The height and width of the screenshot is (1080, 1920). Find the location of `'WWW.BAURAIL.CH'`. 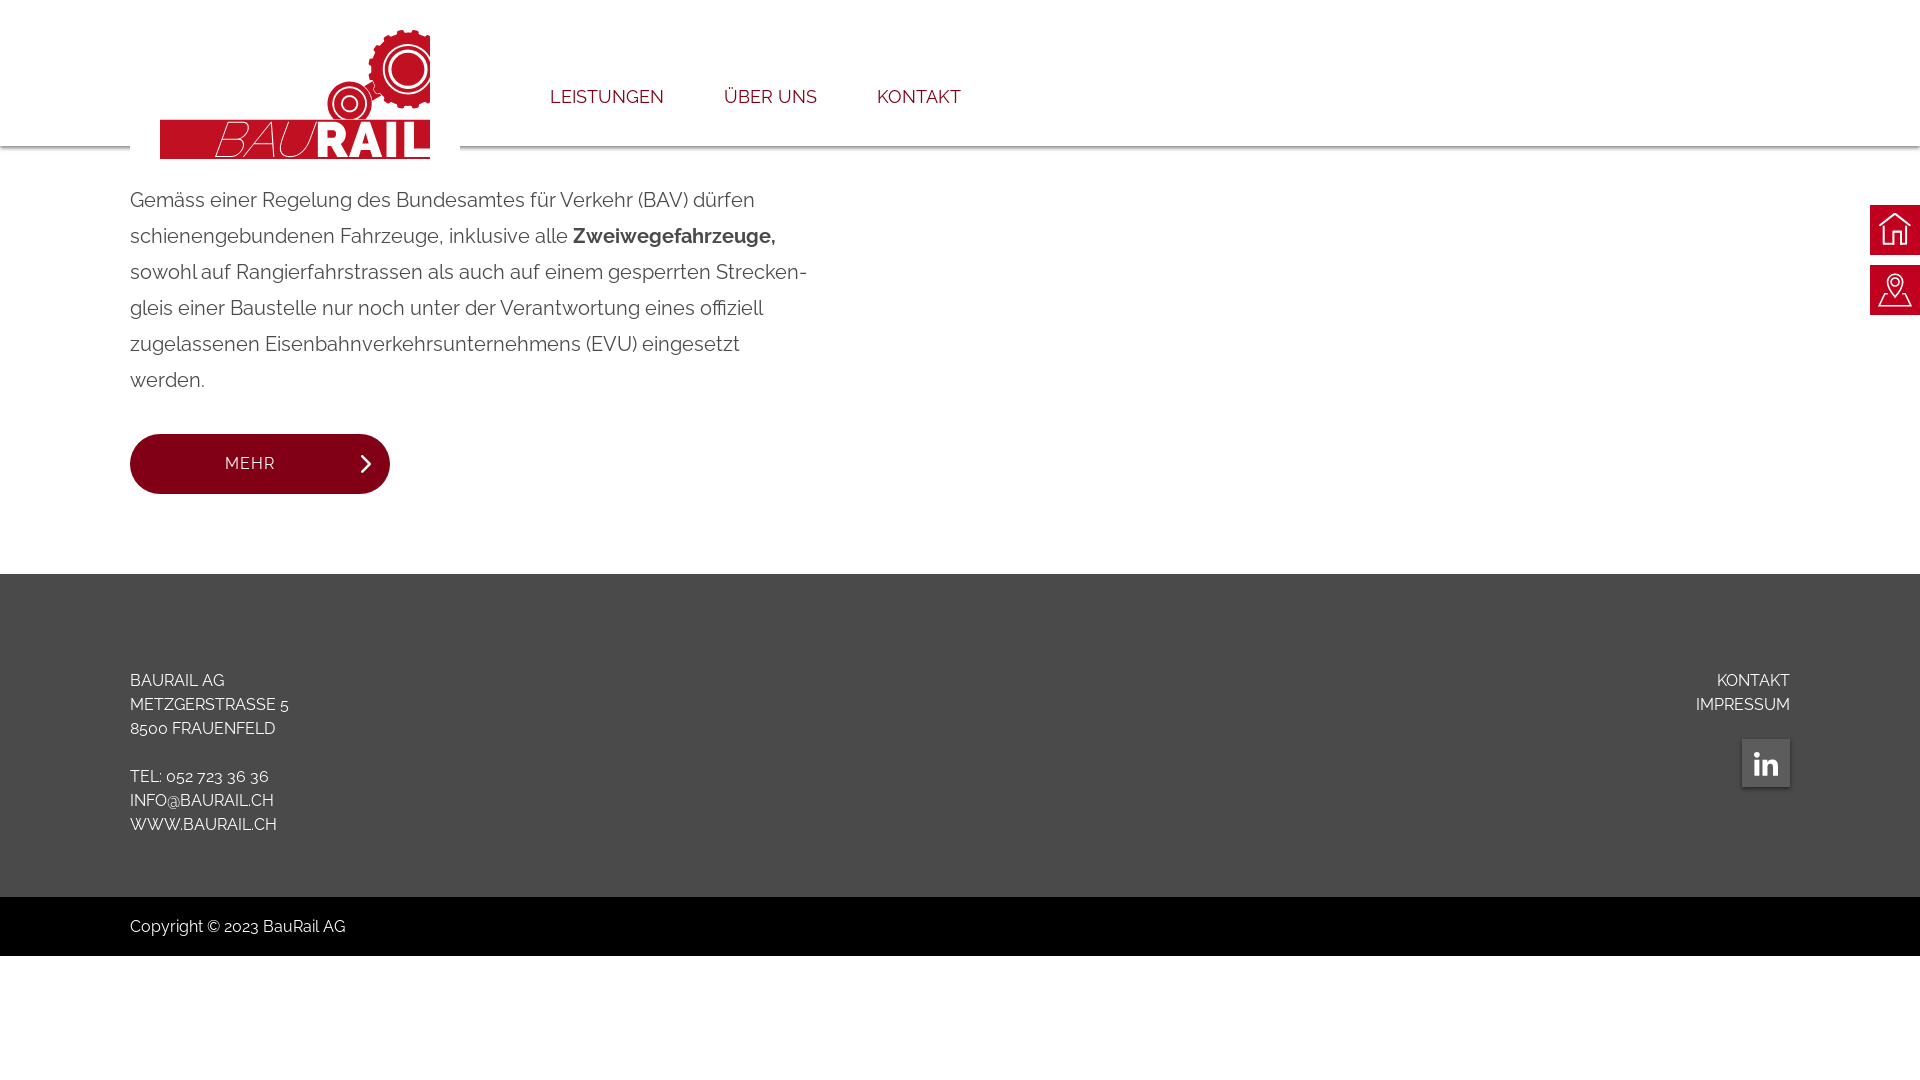

'WWW.BAURAIL.CH' is located at coordinates (203, 824).